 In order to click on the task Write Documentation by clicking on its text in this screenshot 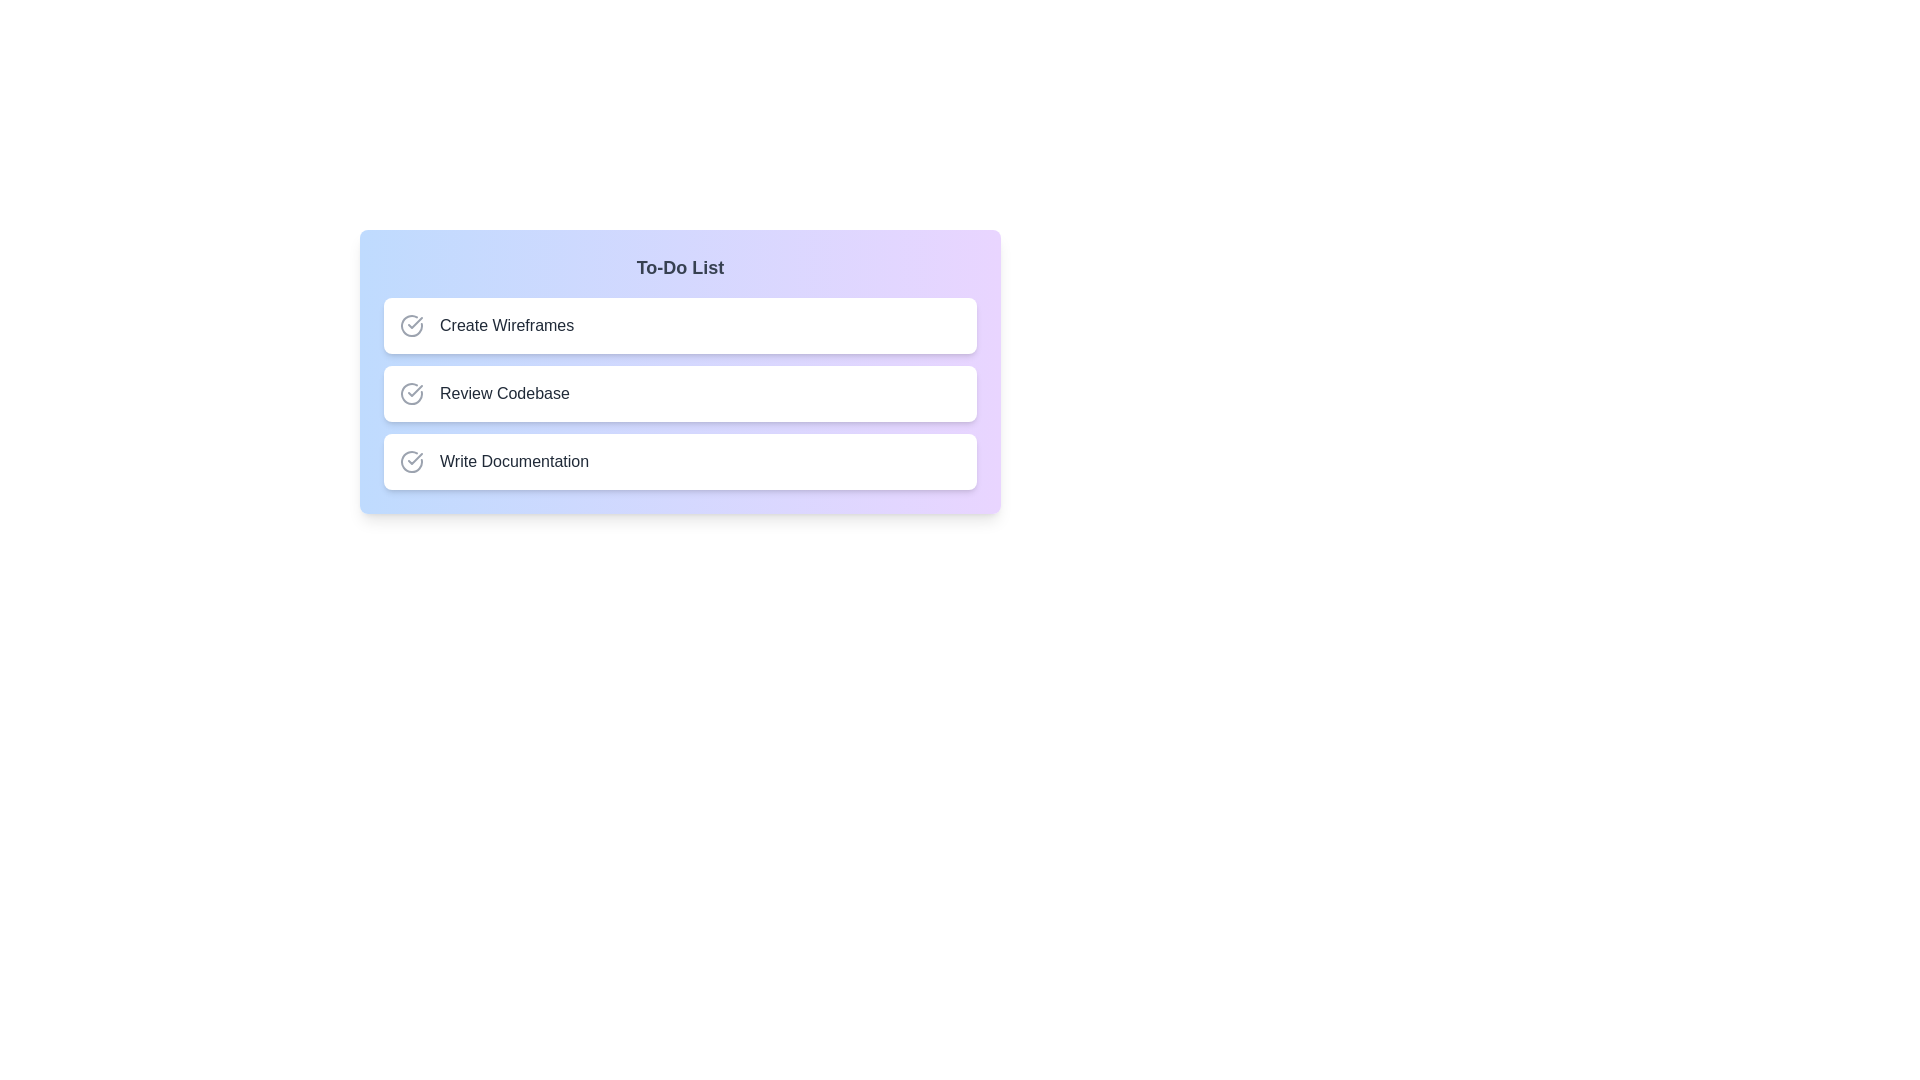, I will do `click(514, 462)`.